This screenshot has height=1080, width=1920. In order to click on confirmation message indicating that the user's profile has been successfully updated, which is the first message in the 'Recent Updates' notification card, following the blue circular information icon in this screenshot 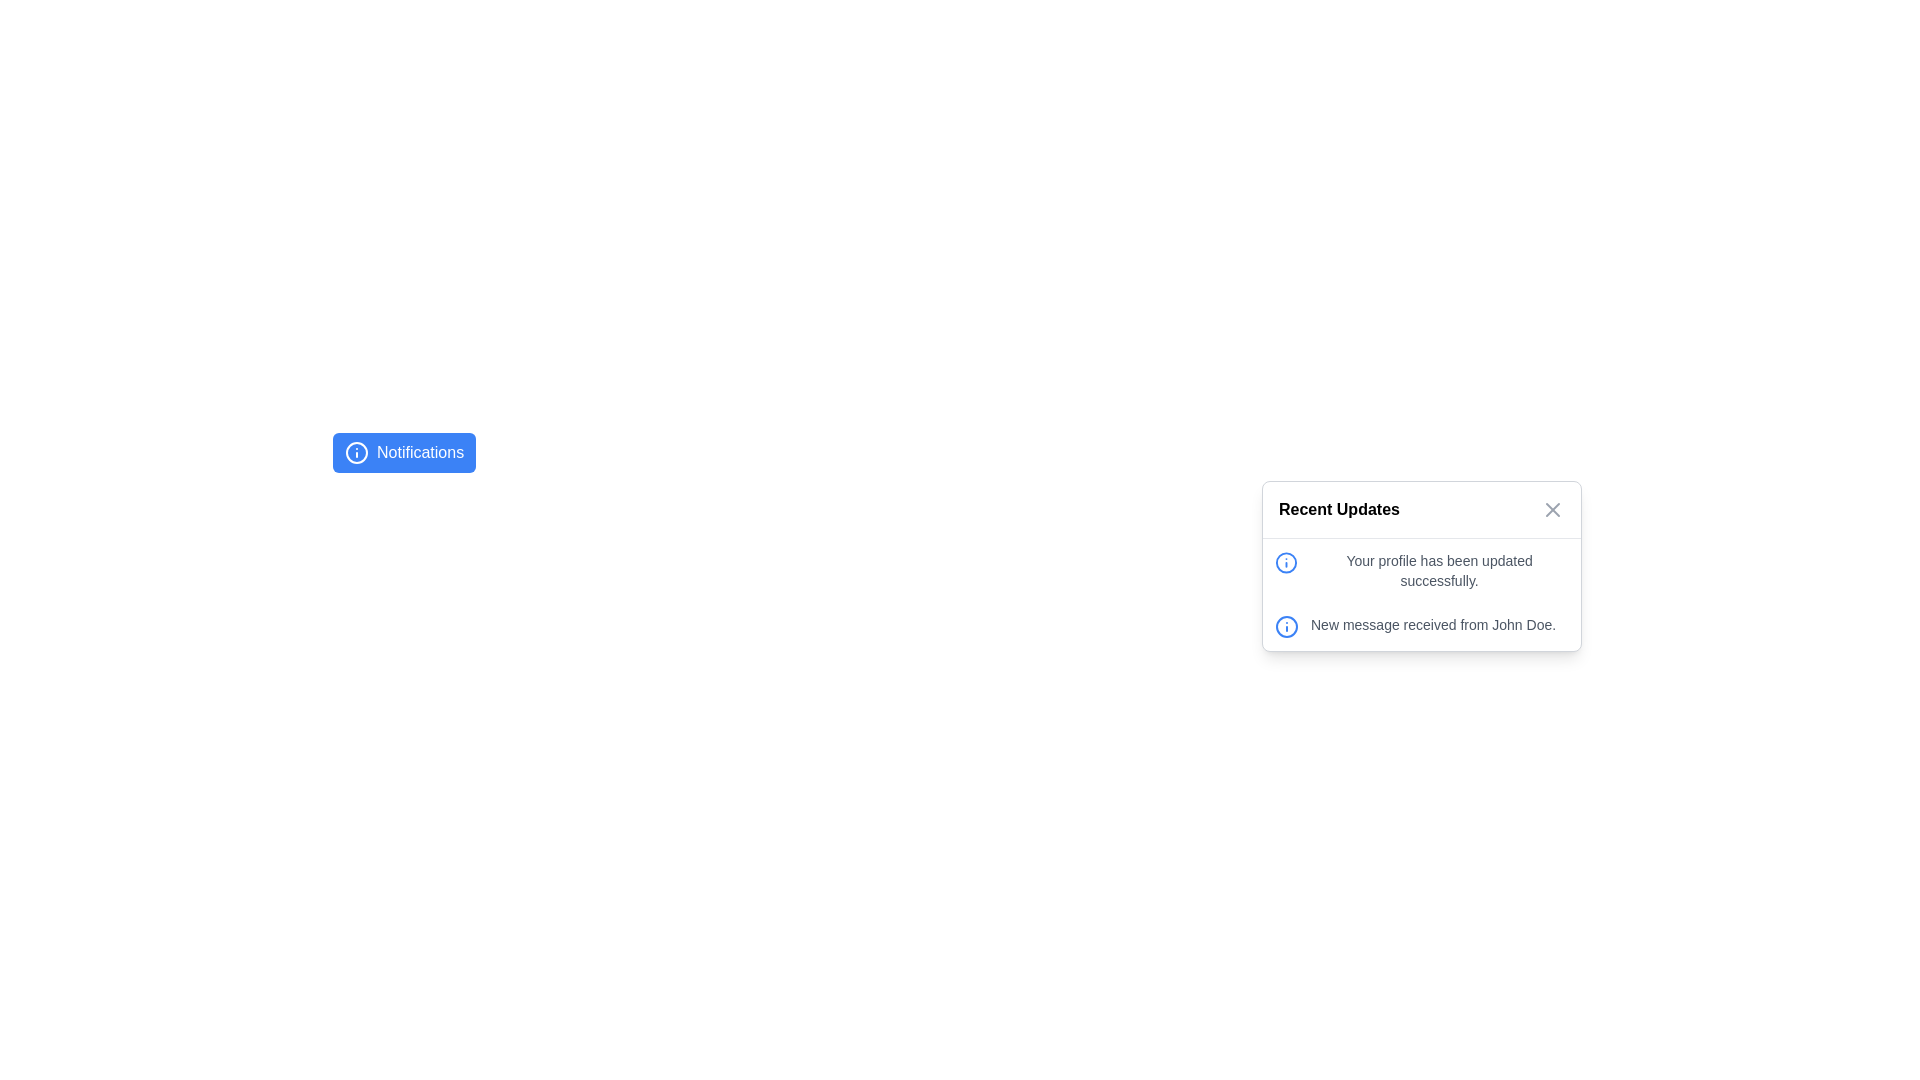, I will do `click(1420, 570)`.